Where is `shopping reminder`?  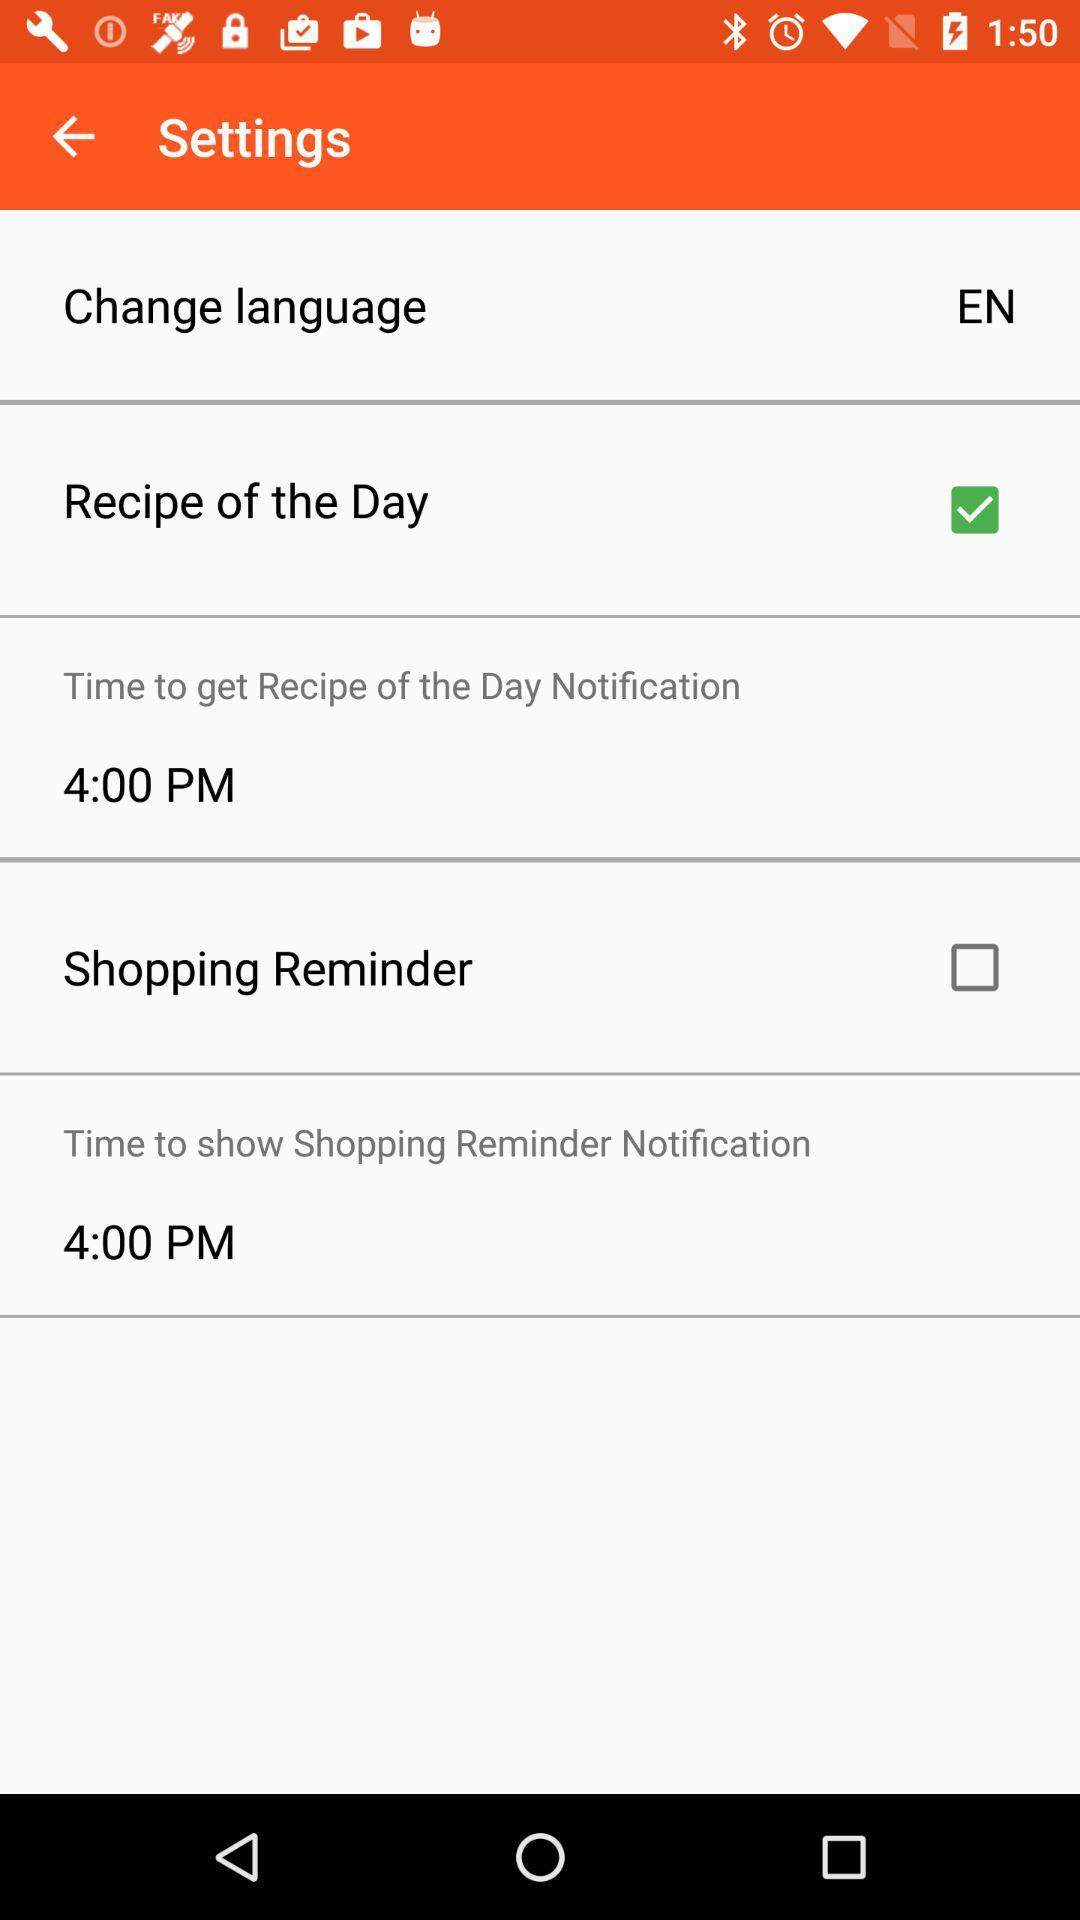 shopping reminder is located at coordinates (974, 967).